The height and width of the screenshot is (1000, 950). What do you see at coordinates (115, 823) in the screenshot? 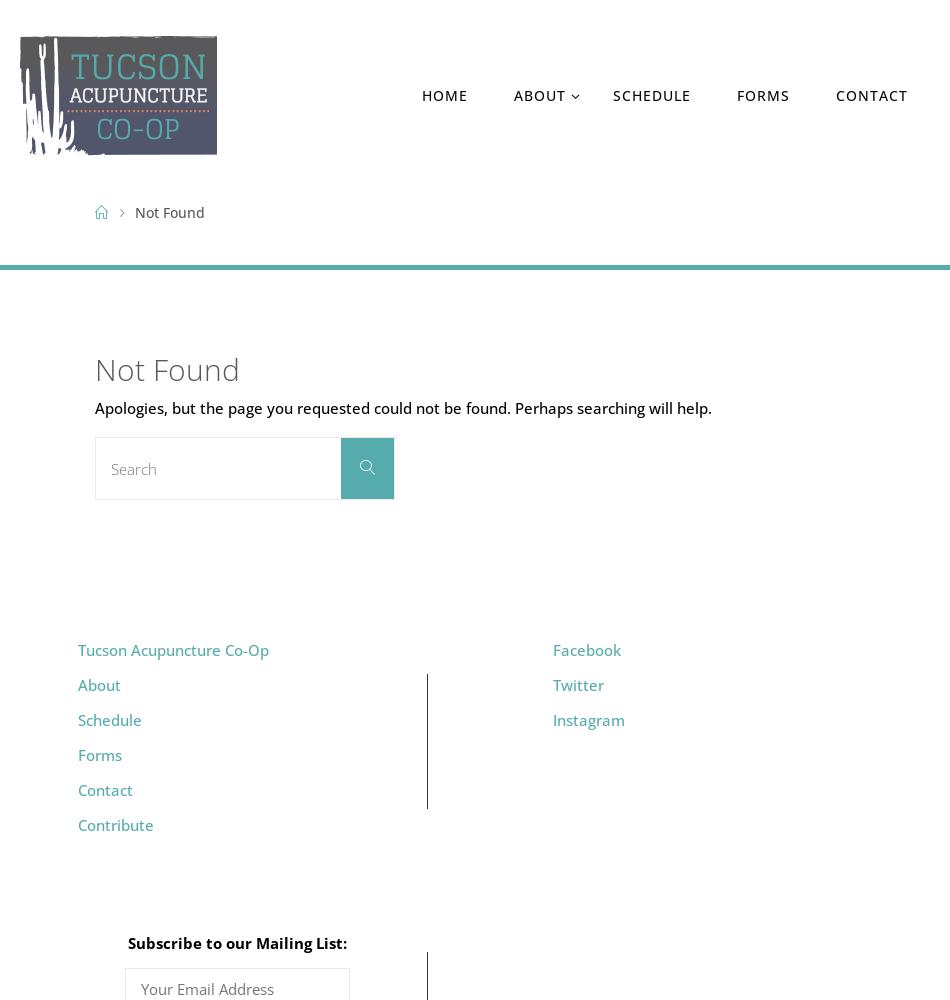
I see `'Contribute'` at bounding box center [115, 823].